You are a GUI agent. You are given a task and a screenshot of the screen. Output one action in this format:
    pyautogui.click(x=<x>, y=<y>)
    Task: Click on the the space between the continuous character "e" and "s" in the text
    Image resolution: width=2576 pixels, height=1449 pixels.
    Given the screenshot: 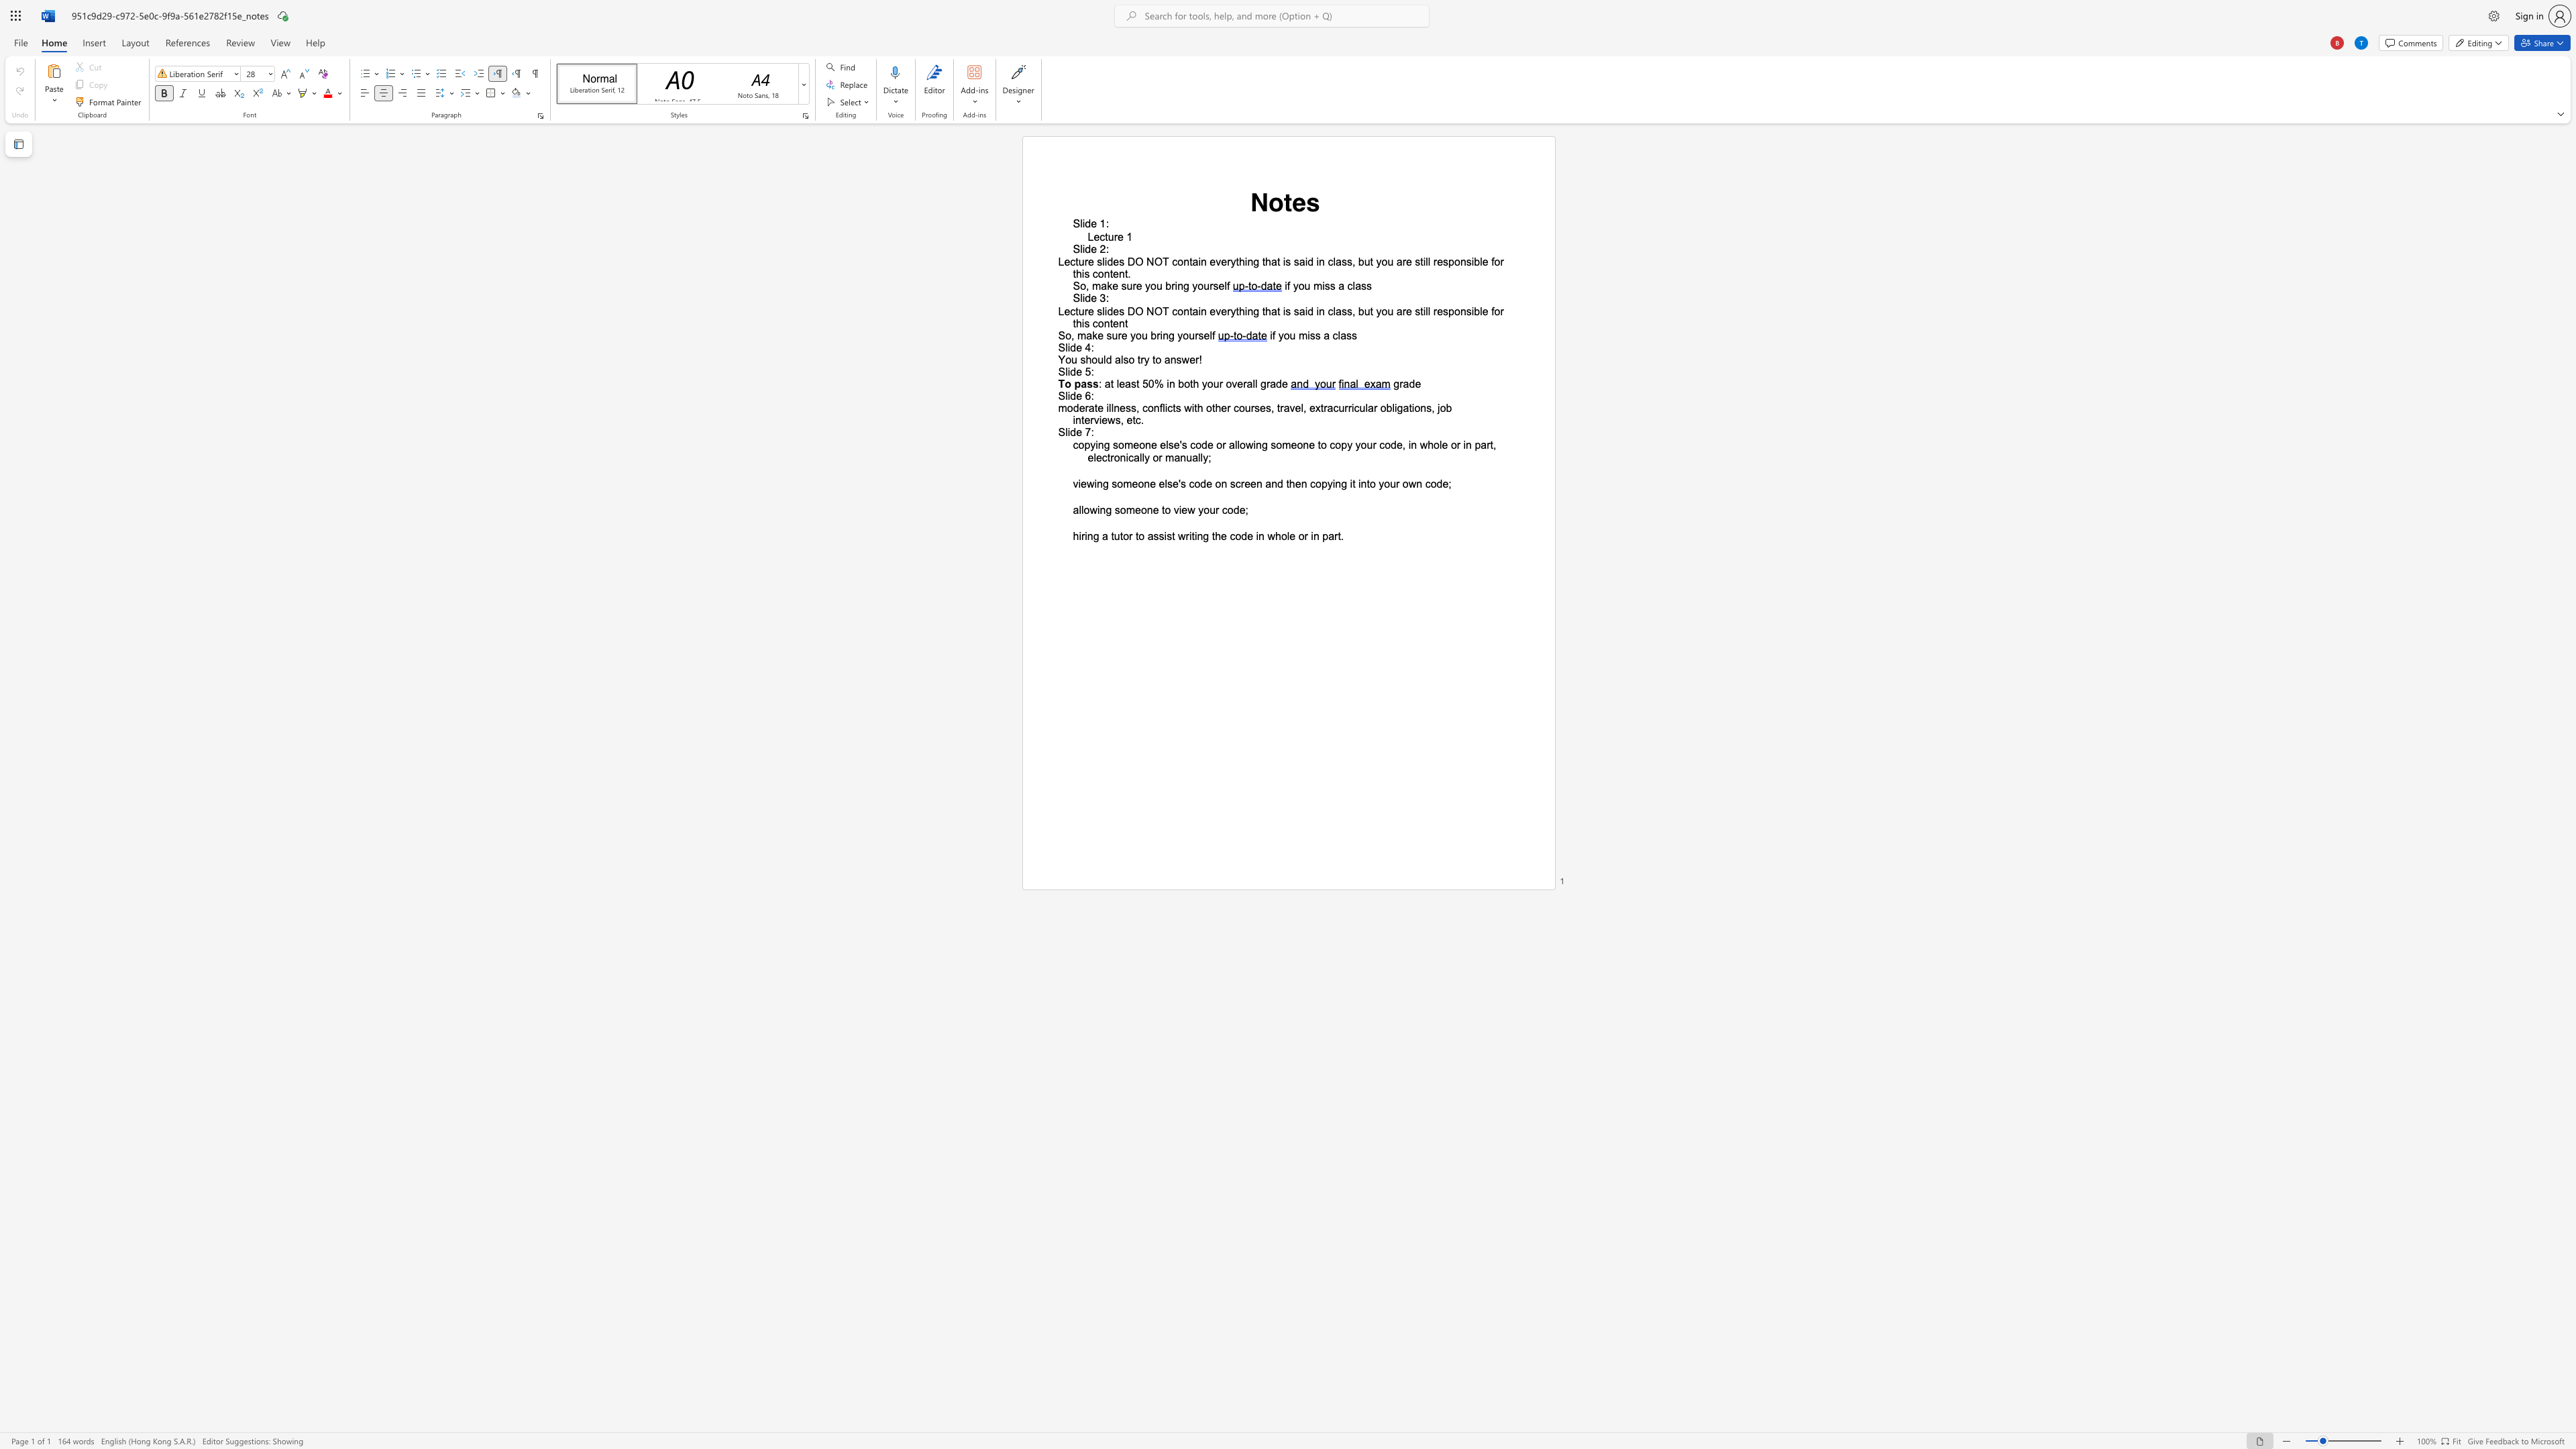 What is the action you would take?
    pyautogui.click(x=1119, y=262)
    